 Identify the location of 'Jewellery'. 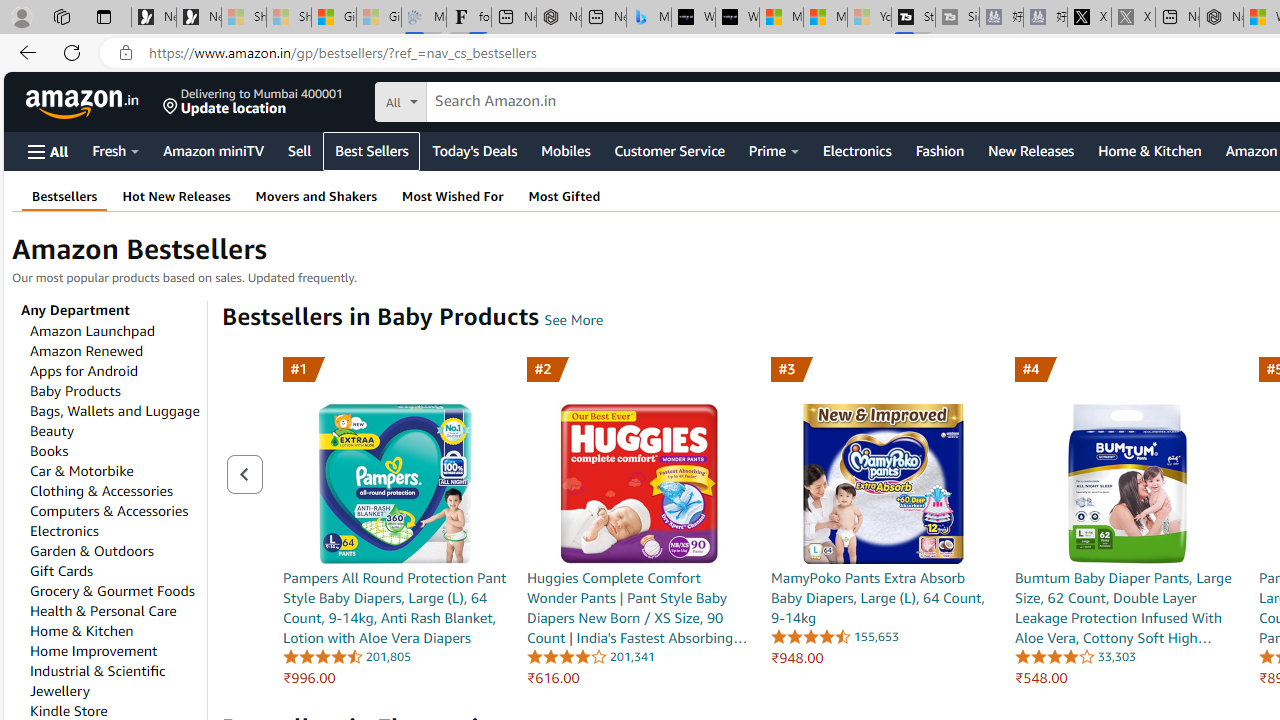
(59, 689).